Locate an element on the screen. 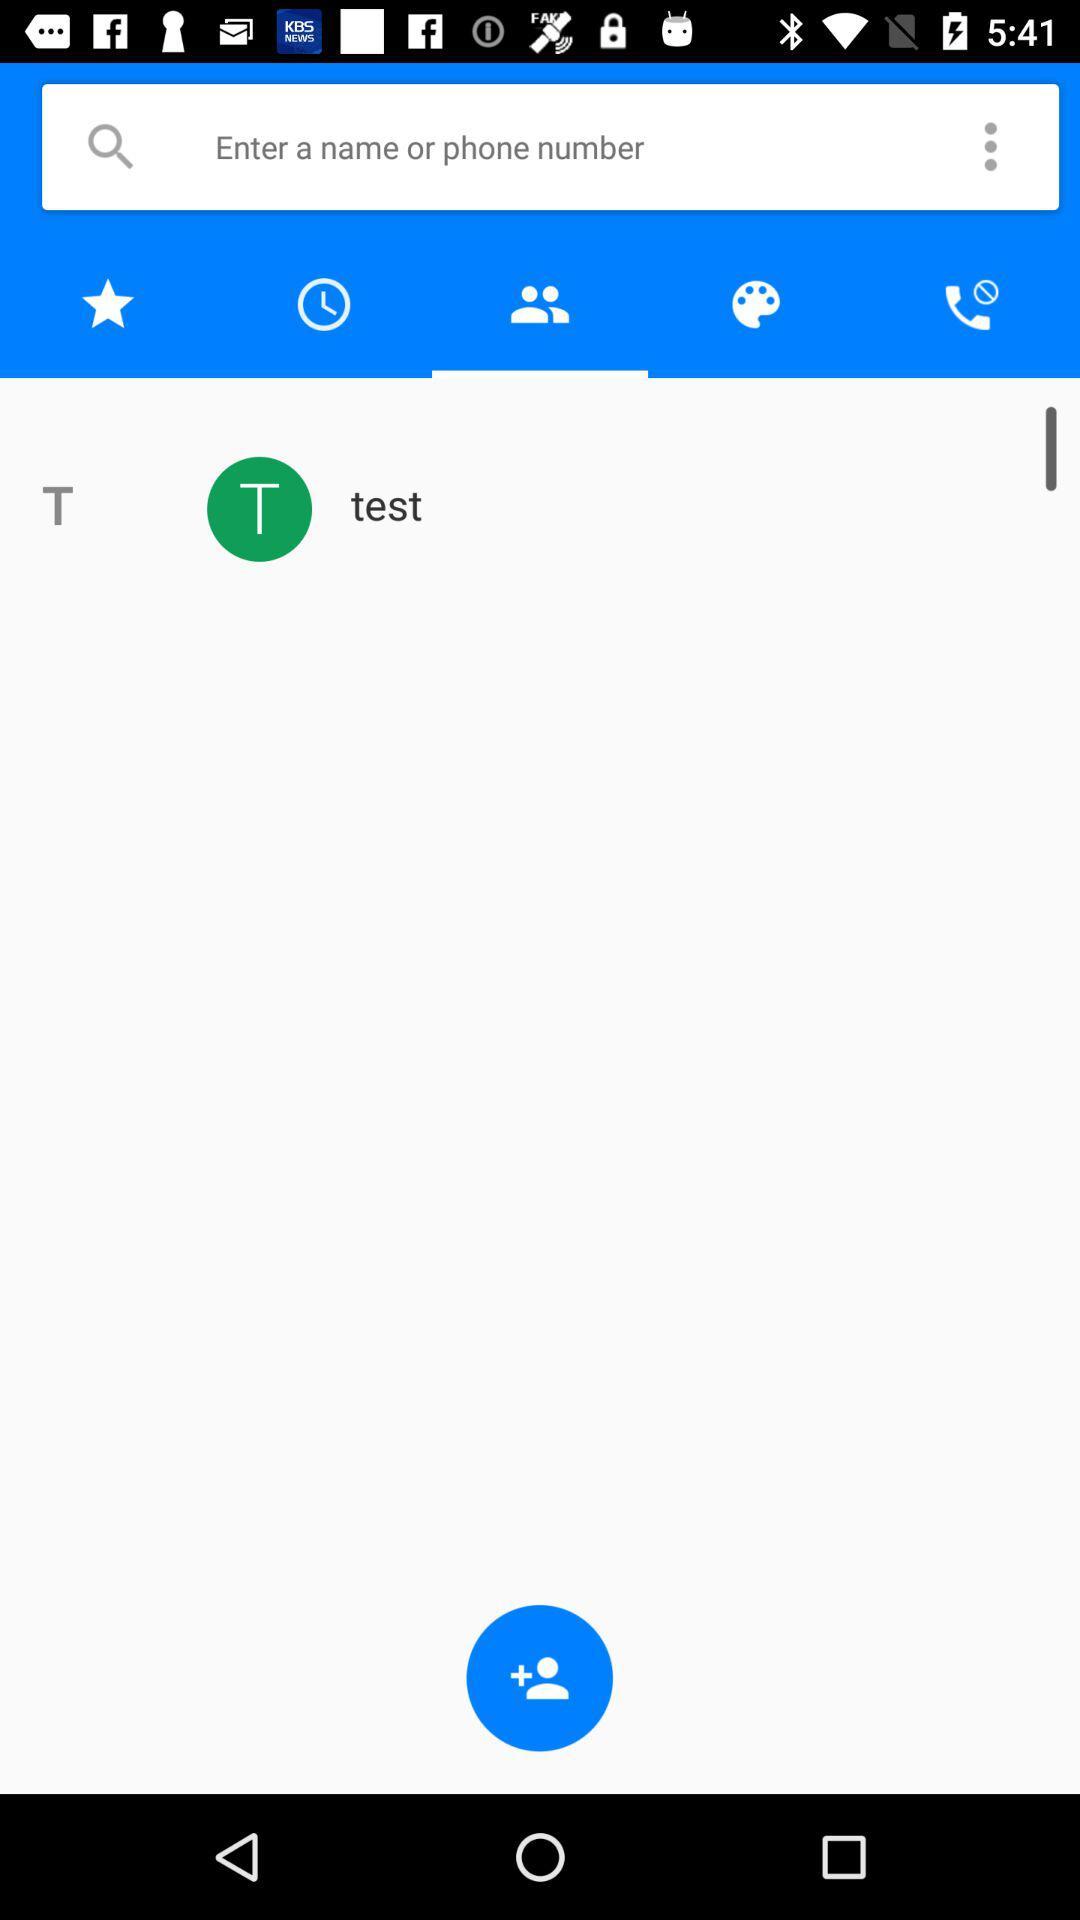 The width and height of the screenshot is (1080, 1920). a button to search for contacts is located at coordinates (110, 146).